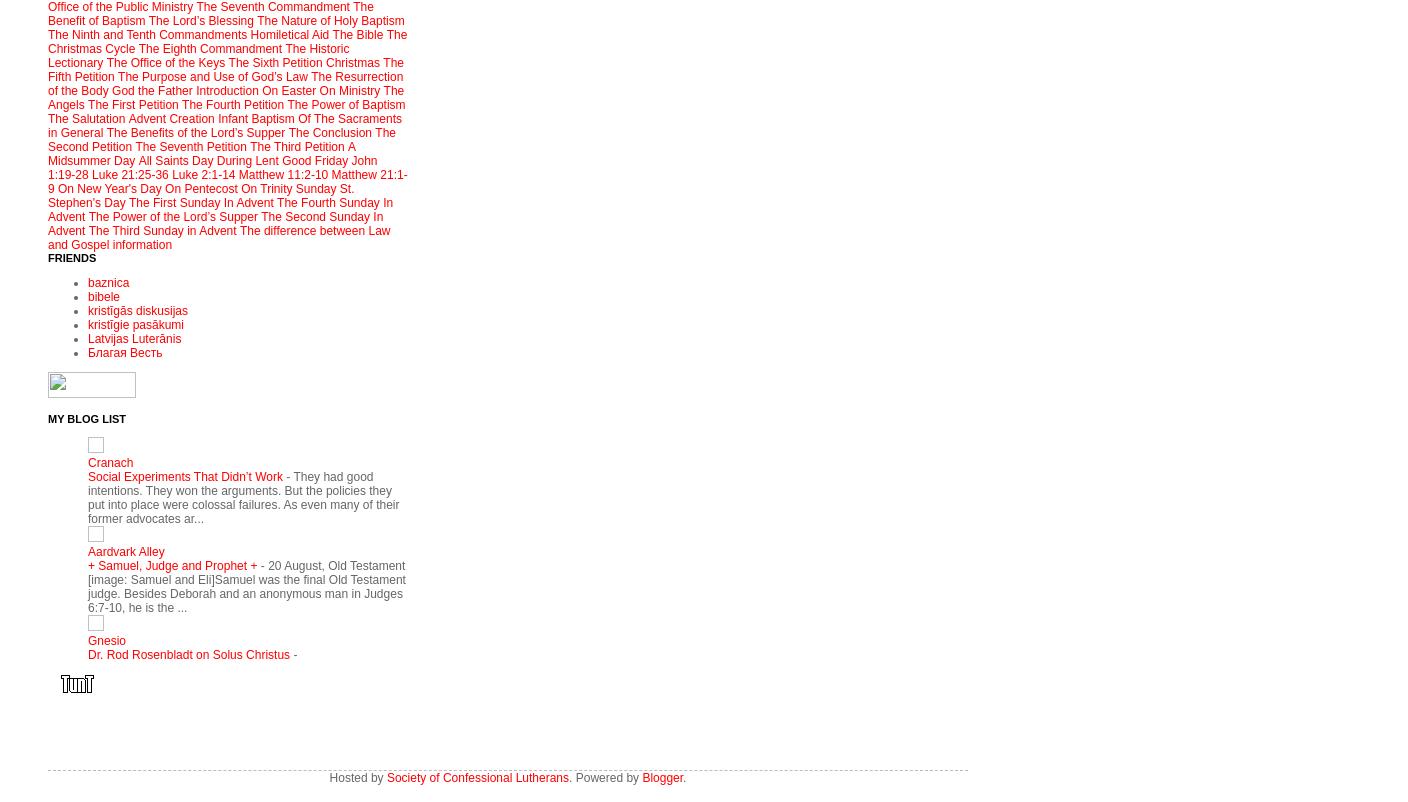 Image resolution: width=1408 pixels, height=802 pixels. What do you see at coordinates (194, 91) in the screenshot?
I see `'Introduction'` at bounding box center [194, 91].